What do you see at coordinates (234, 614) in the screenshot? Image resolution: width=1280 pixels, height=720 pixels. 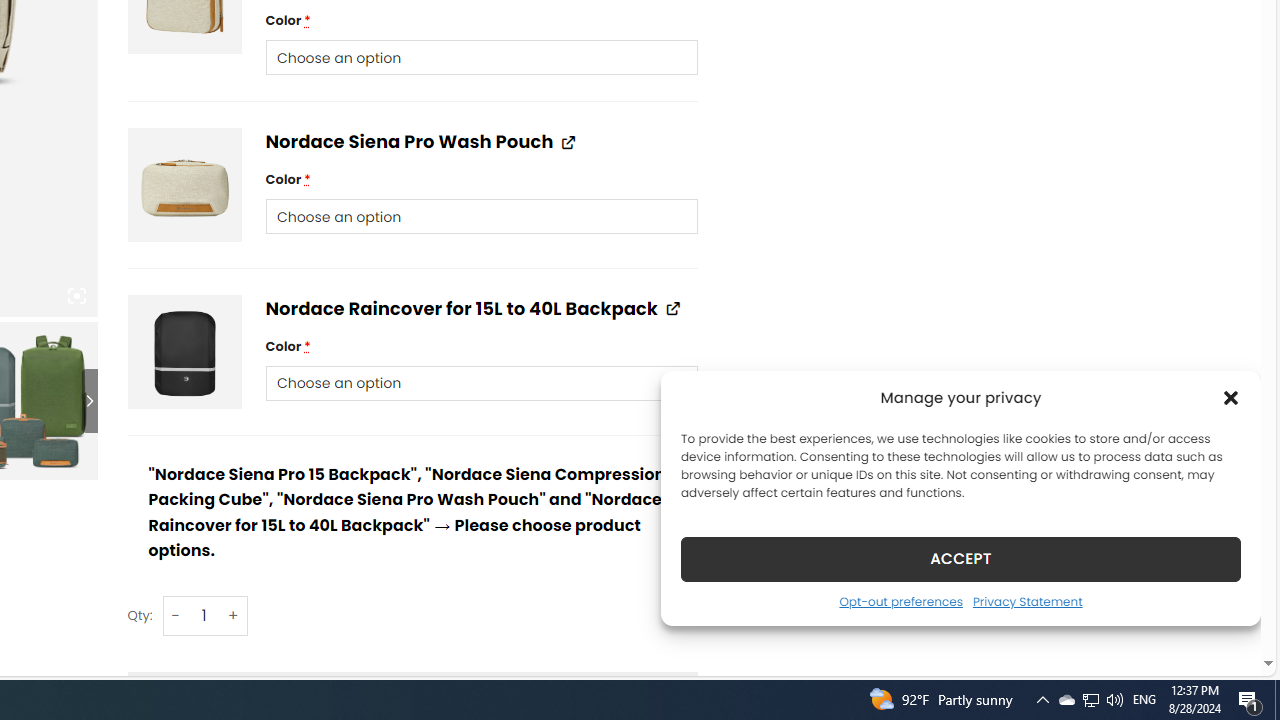 I see `'+'` at bounding box center [234, 614].